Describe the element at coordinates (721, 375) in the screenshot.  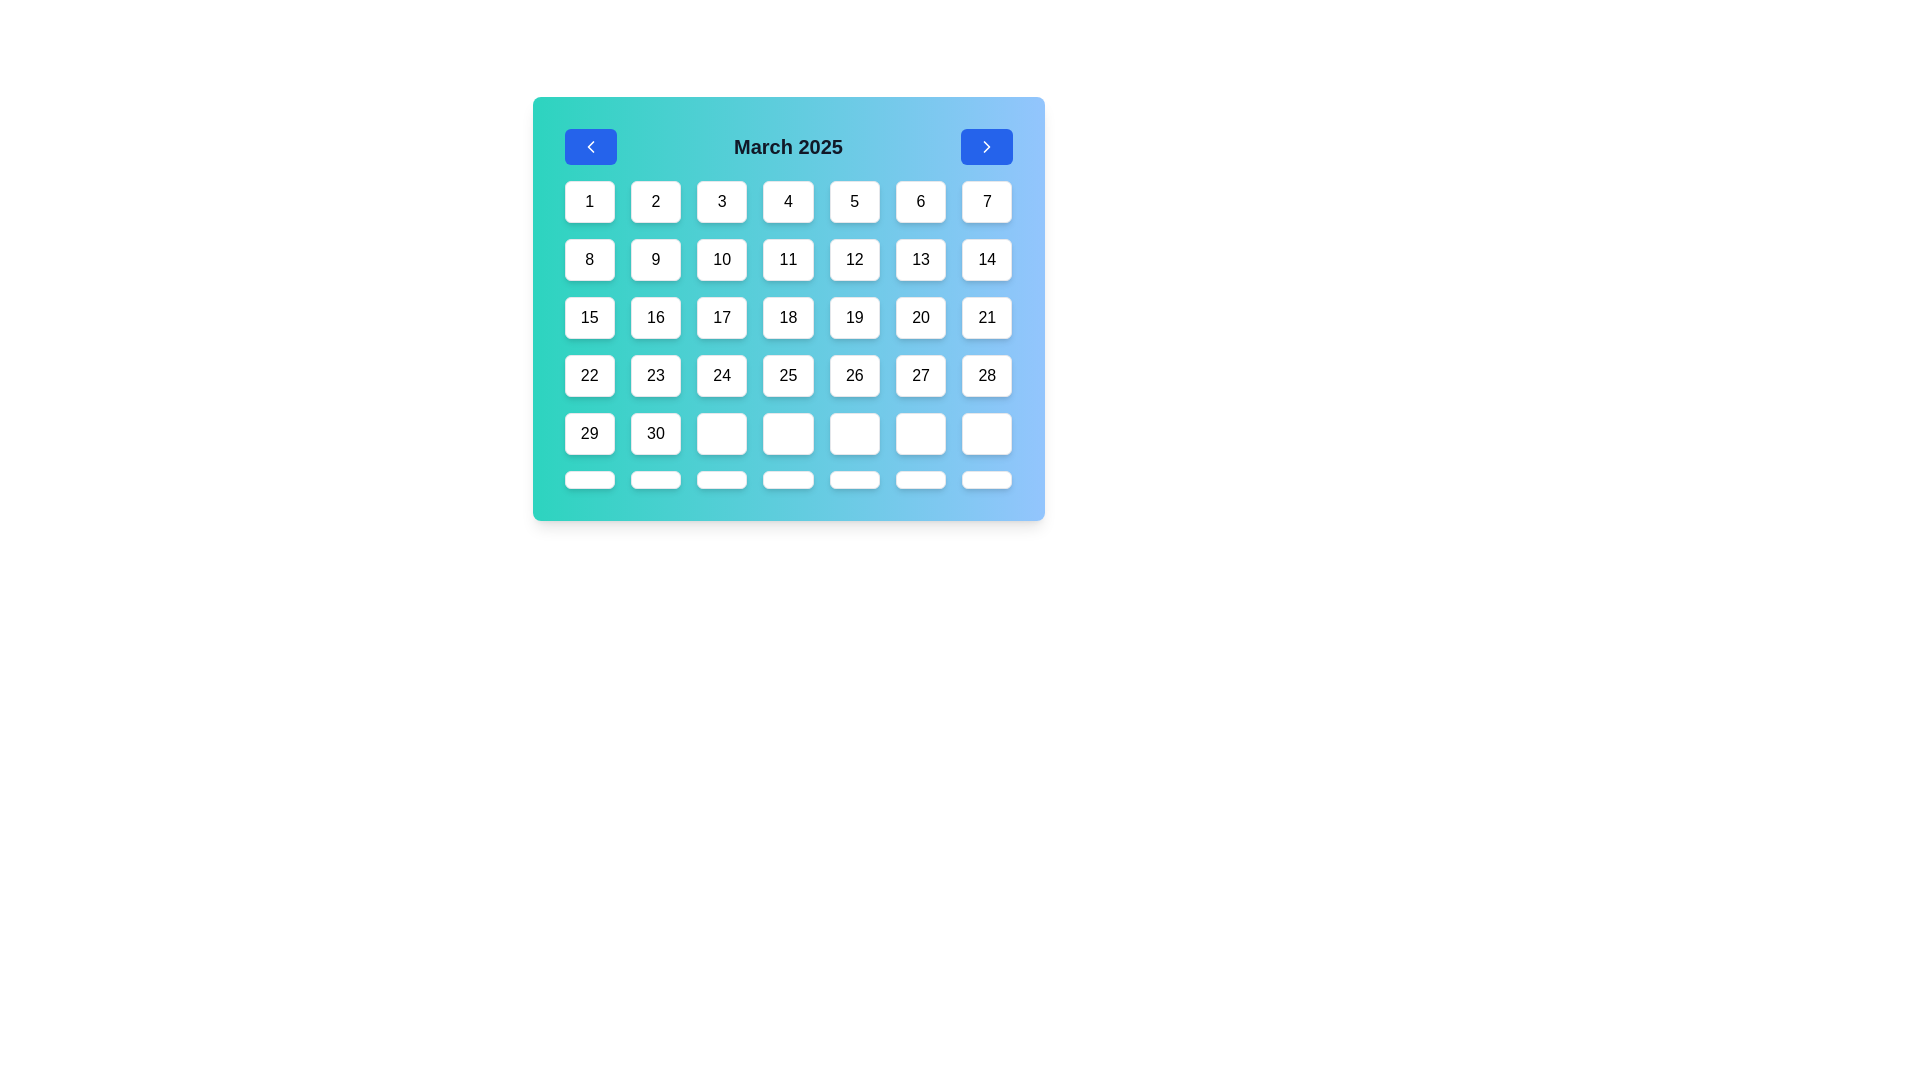
I see `the button representing the 24th day of March 2025 in the calendar interface` at that location.